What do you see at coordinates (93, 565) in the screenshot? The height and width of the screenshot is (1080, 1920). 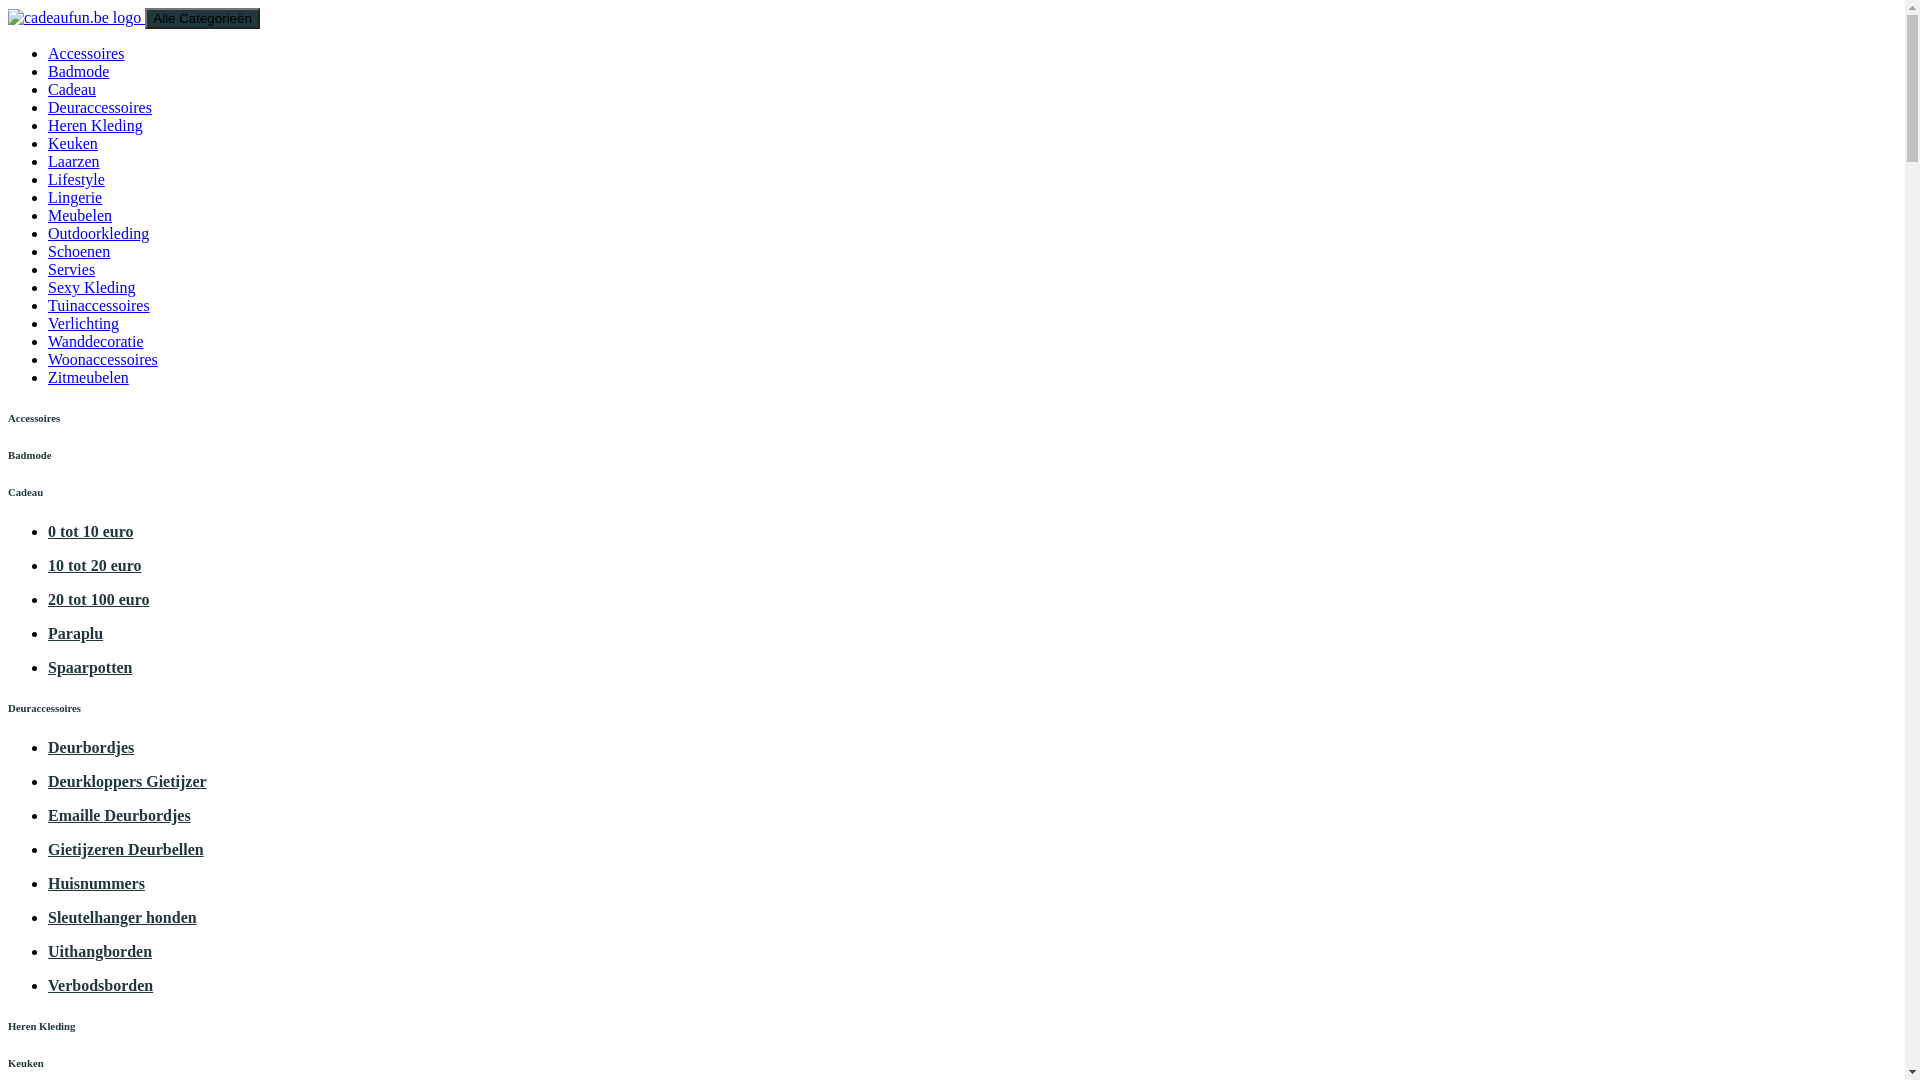 I see `'10 tot 20 euro'` at bounding box center [93, 565].